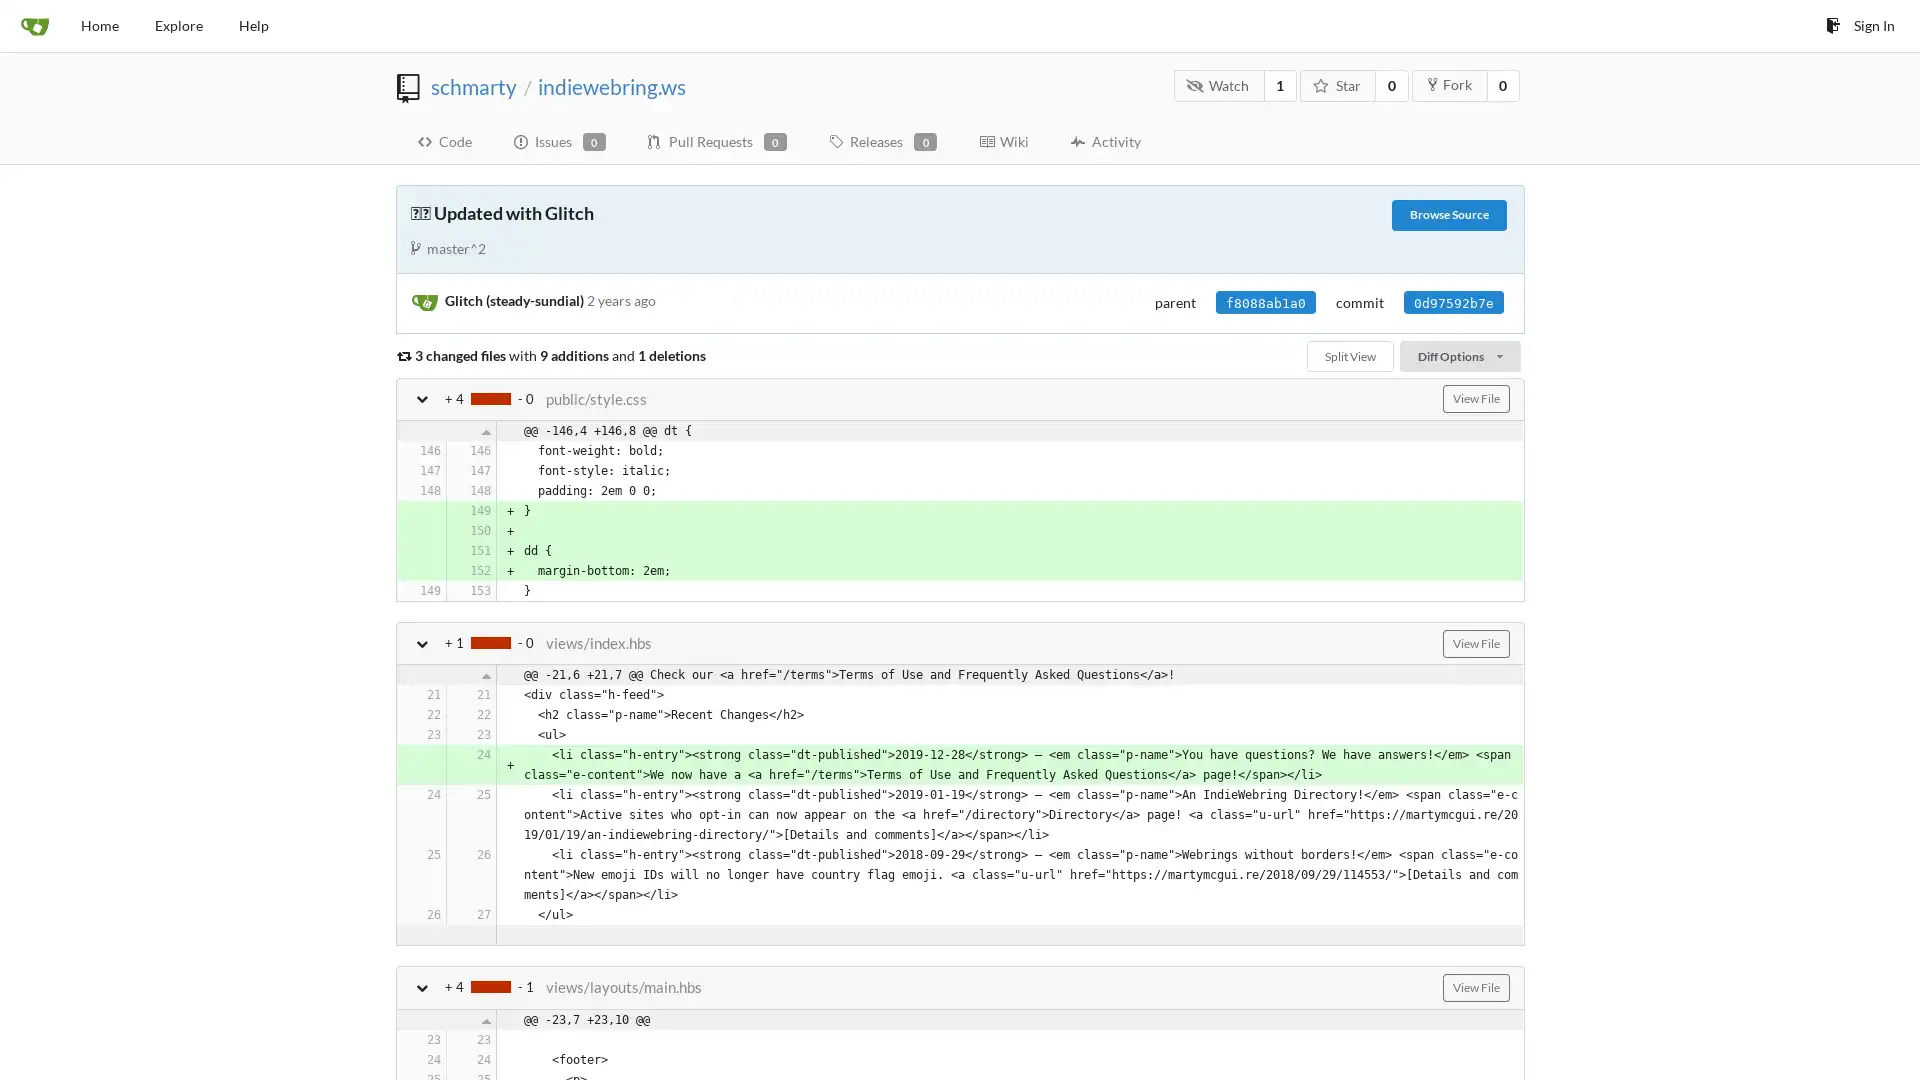 The image size is (1920, 1080). What do you see at coordinates (1338, 84) in the screenshot?
I see `Star` at bounding box center [1338, 84].